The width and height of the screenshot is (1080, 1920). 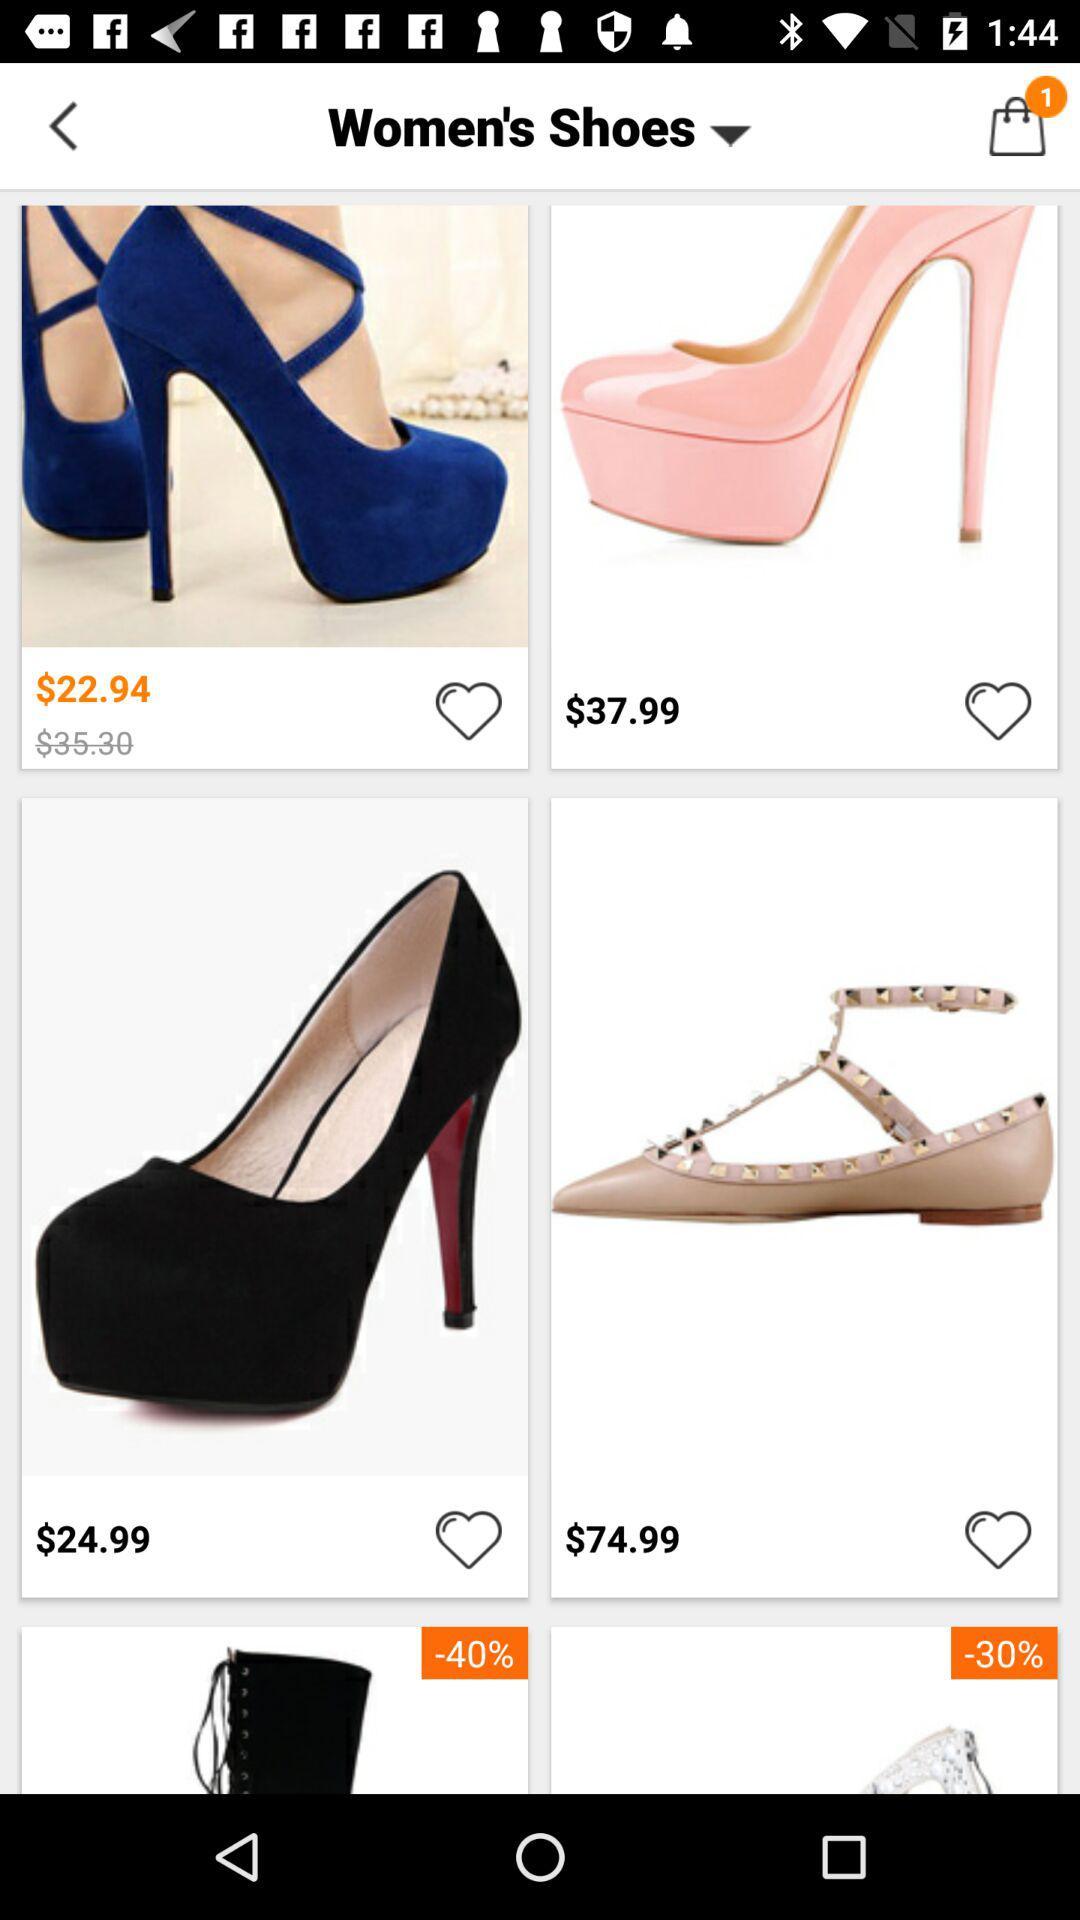 I want to click on shows heart icon, so click(x=998, y=709).